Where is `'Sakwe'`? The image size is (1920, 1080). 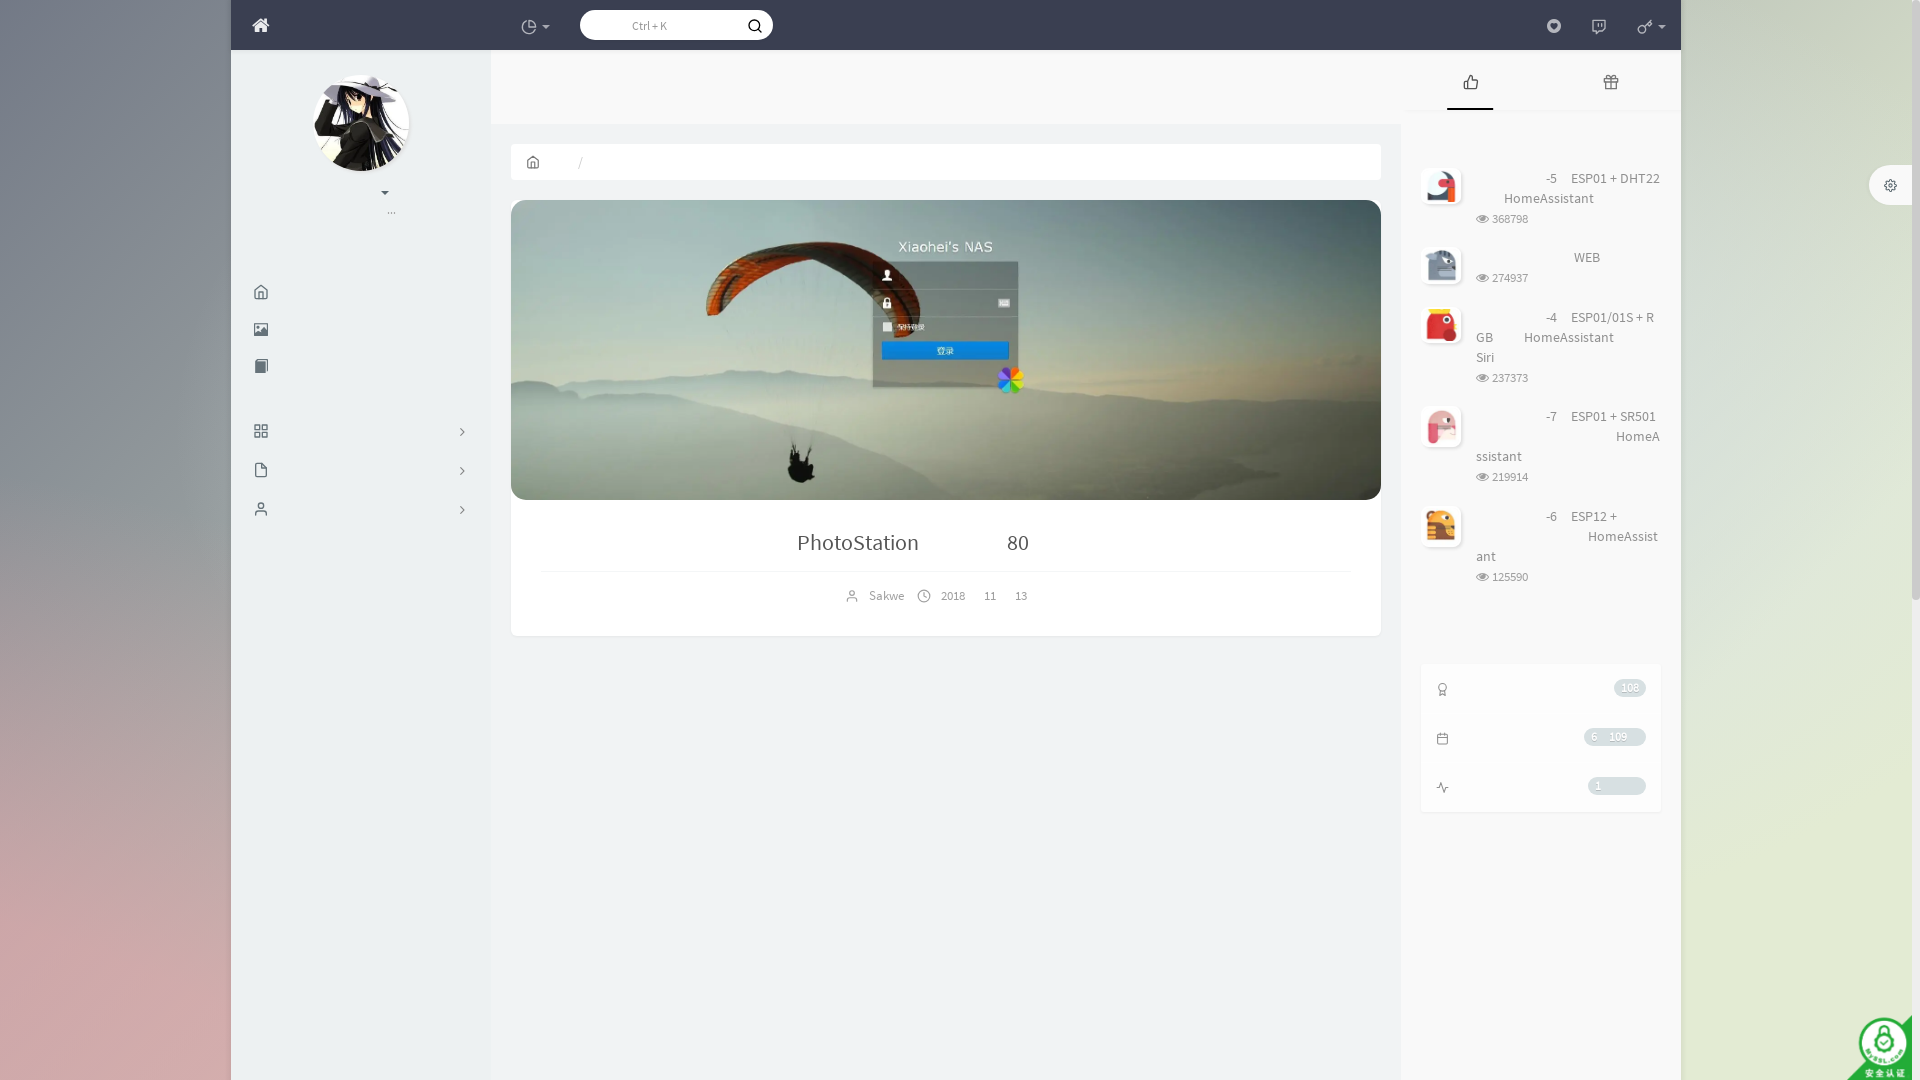 'Sakwe' is located at coordinates (884, 594).